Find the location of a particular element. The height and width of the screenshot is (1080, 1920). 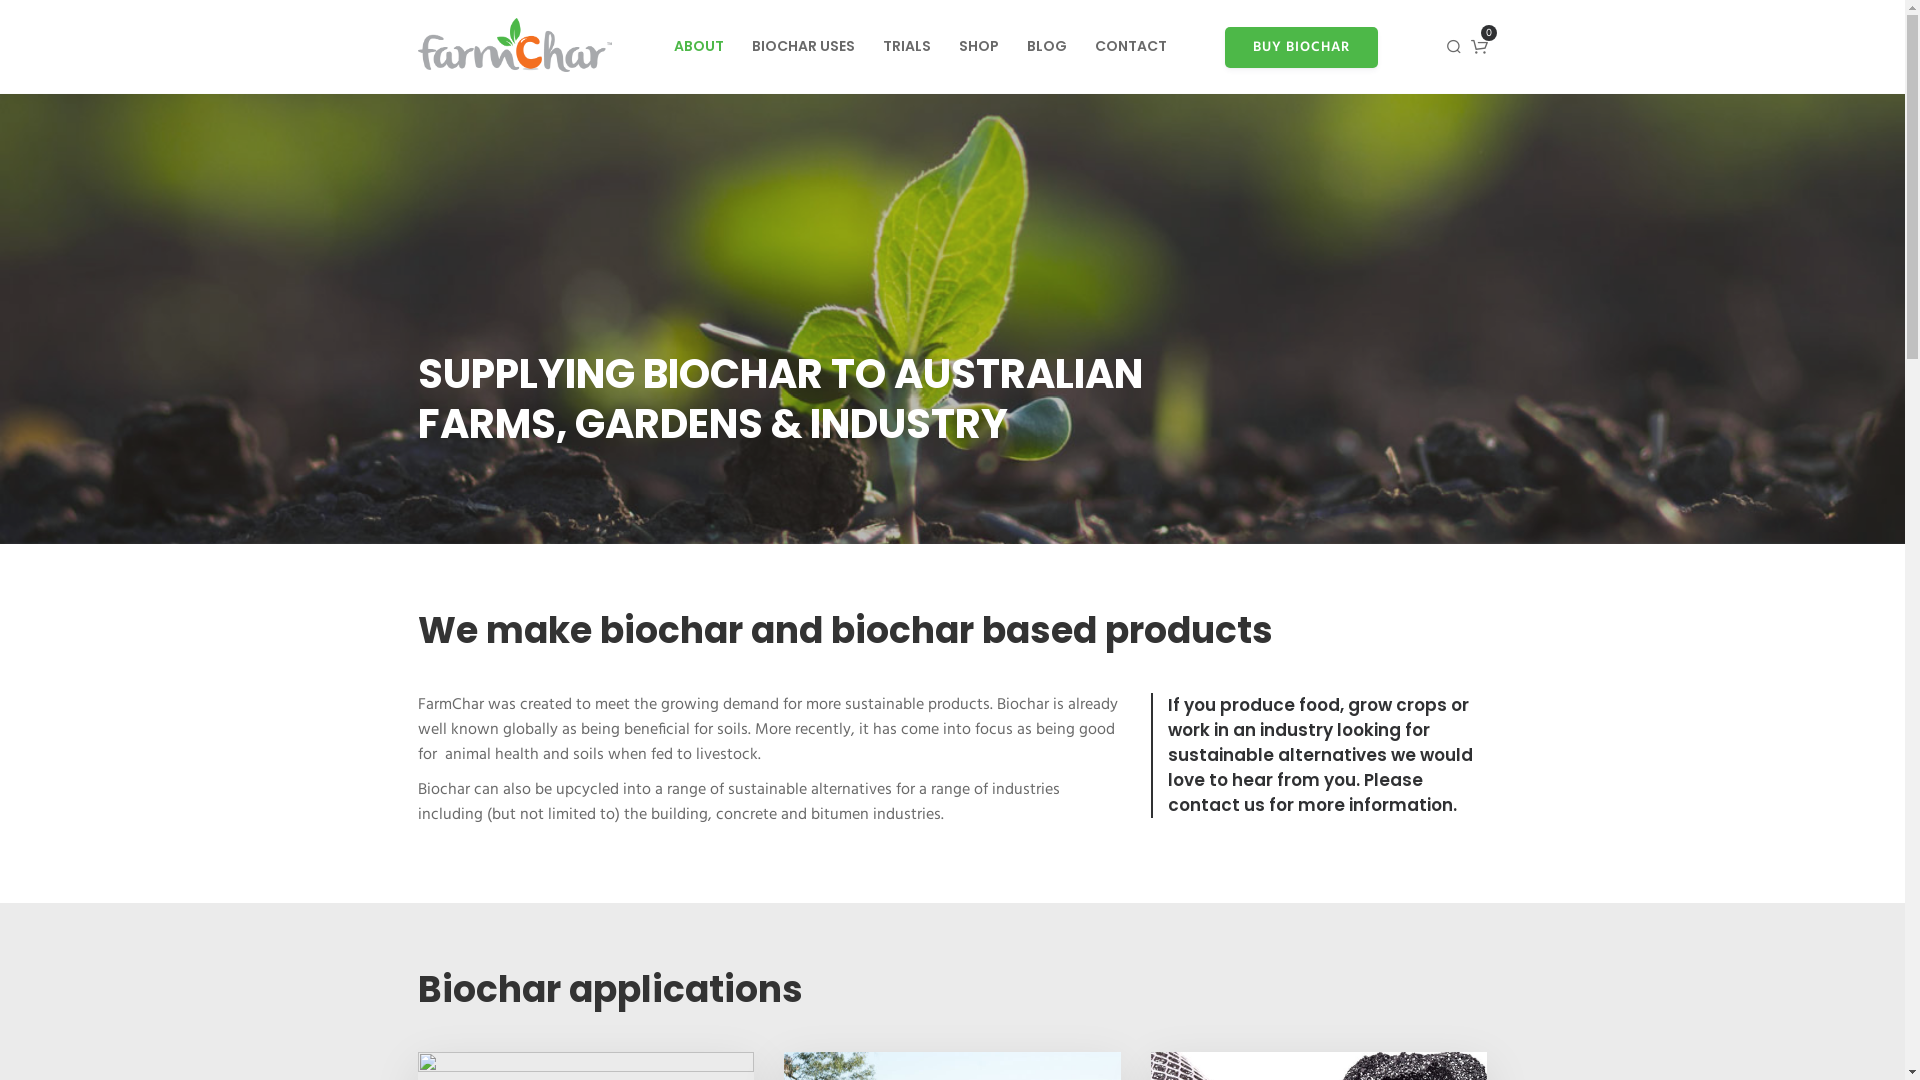

'BIOCHAR USES' is located at coordinates (803, 45).